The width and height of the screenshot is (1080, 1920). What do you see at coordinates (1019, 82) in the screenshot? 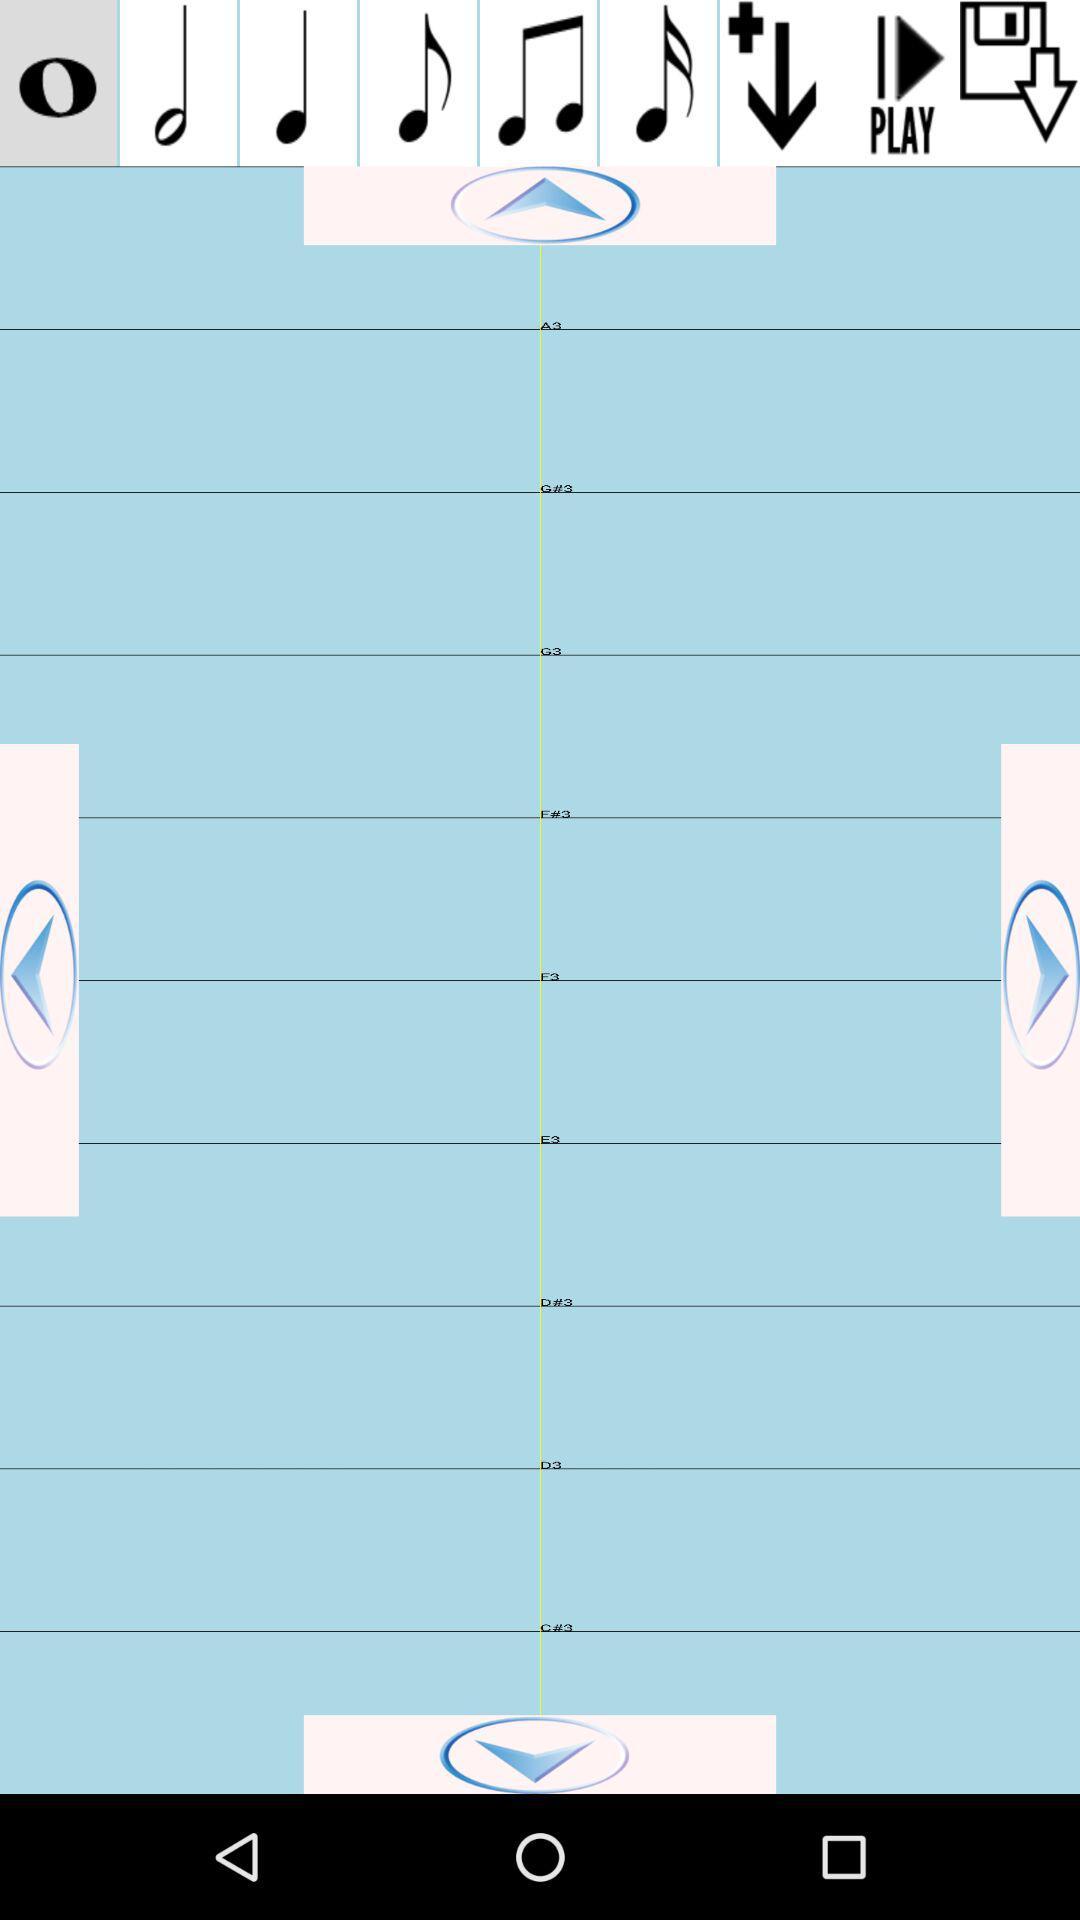
I see `audio` at bounding box center [1019, 82].